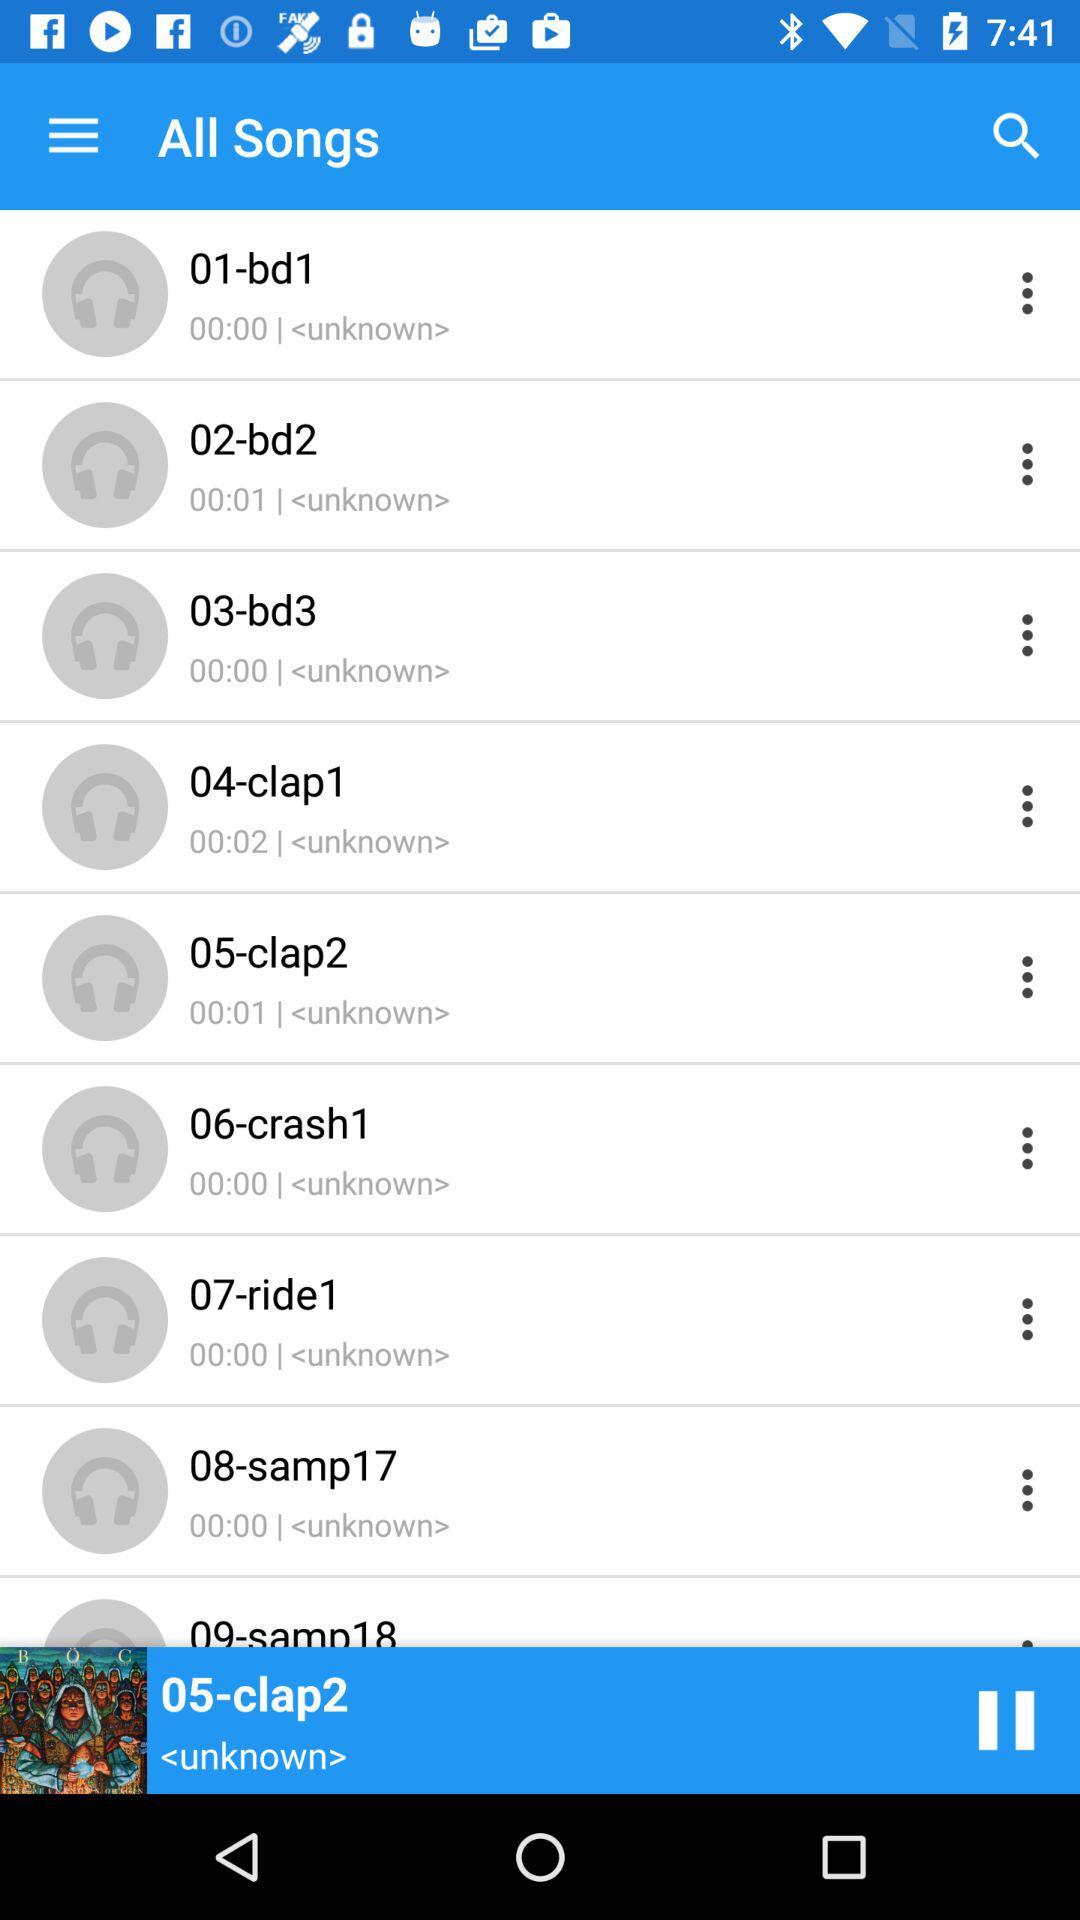  I want to click on tr\ck options, so click(1027, 1627).